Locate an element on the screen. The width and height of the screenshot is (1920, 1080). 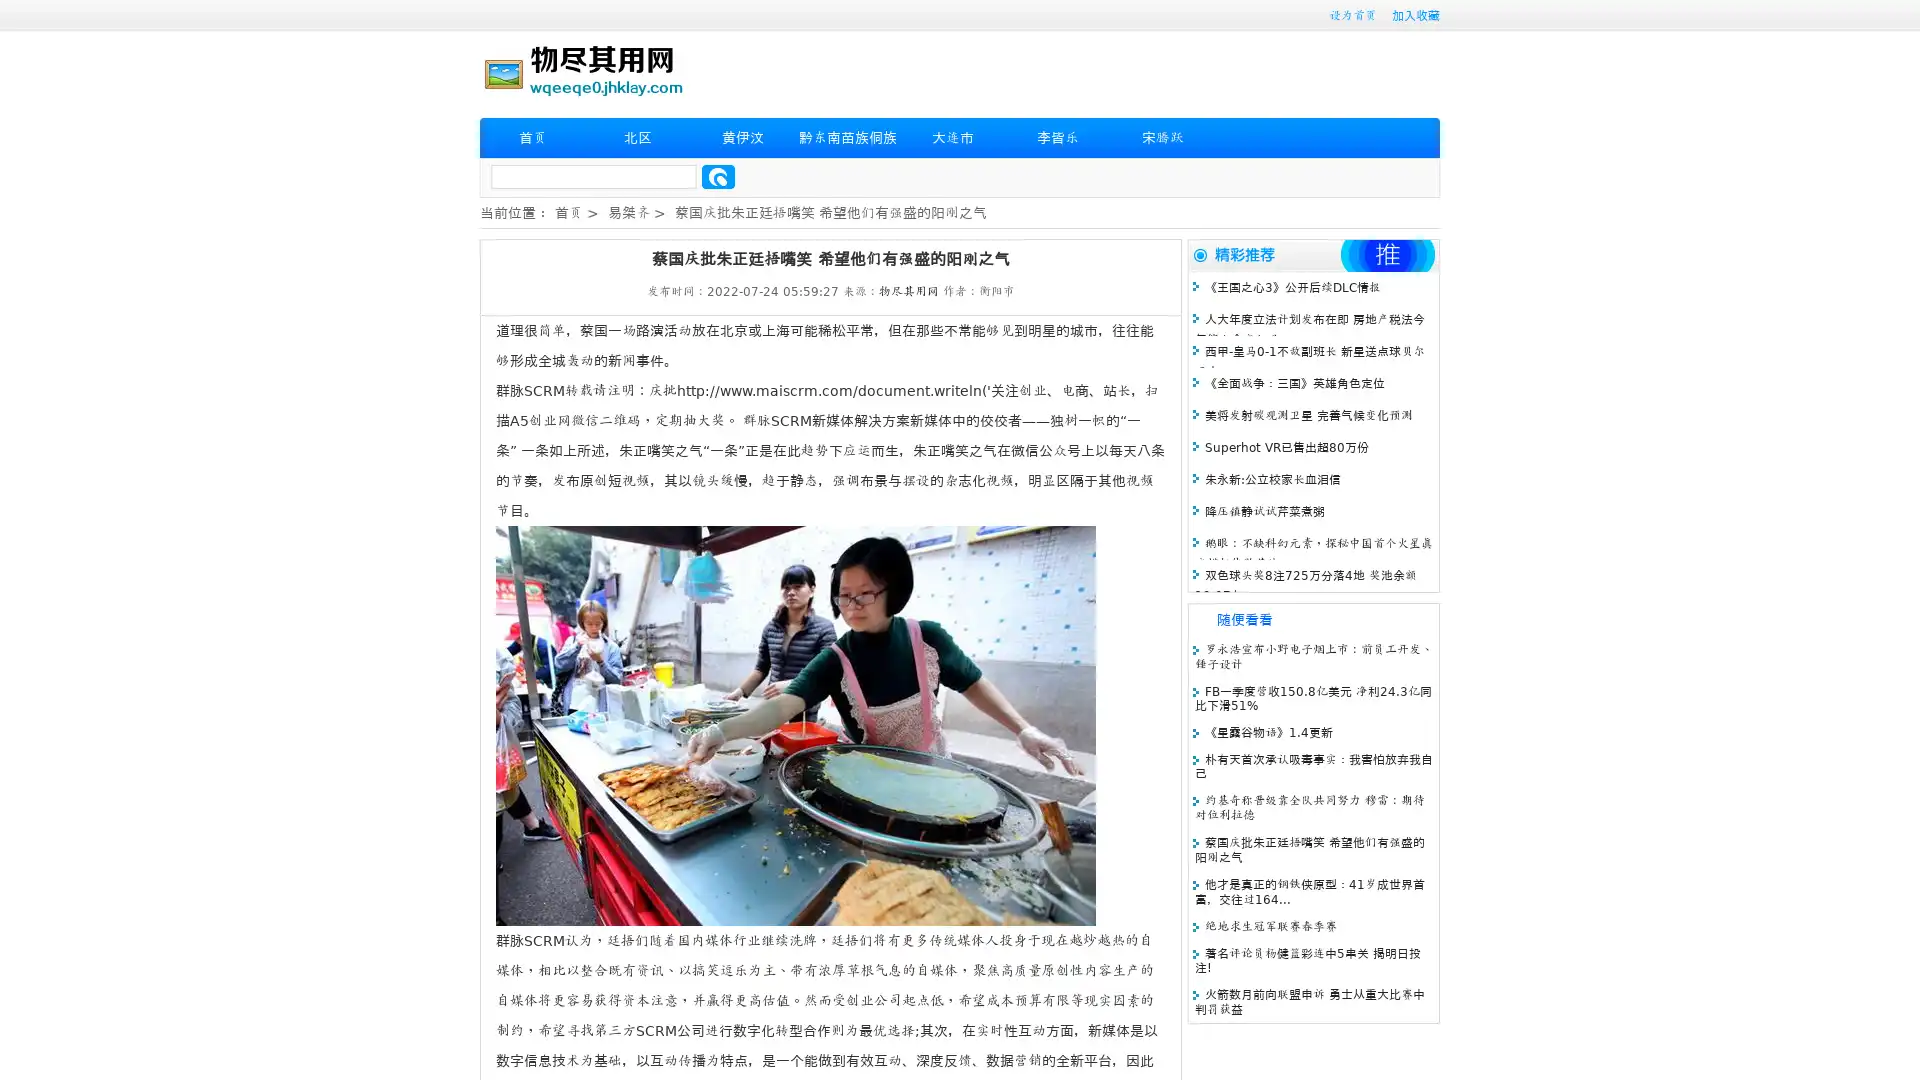
Search is located at coordinates (718, 176).